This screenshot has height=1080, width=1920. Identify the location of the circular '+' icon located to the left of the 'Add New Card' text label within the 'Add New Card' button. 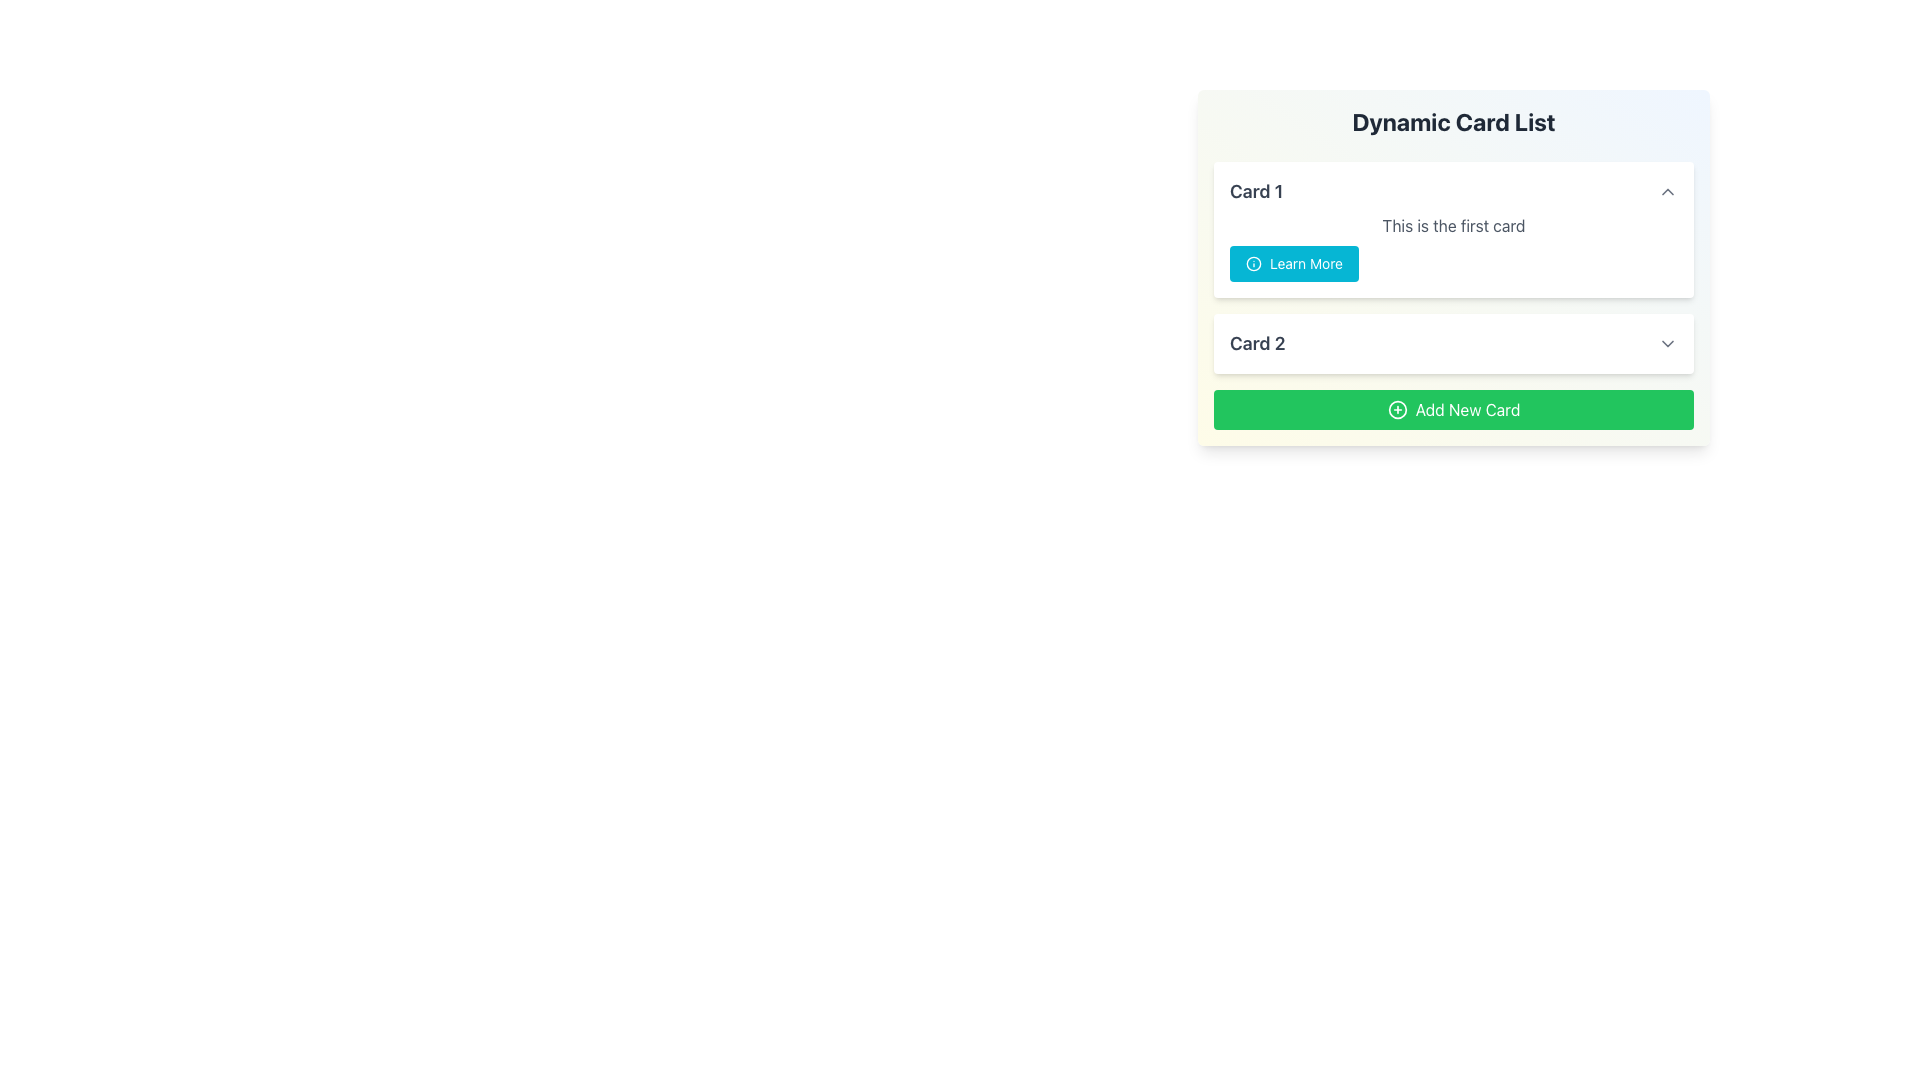
(1396, 408).